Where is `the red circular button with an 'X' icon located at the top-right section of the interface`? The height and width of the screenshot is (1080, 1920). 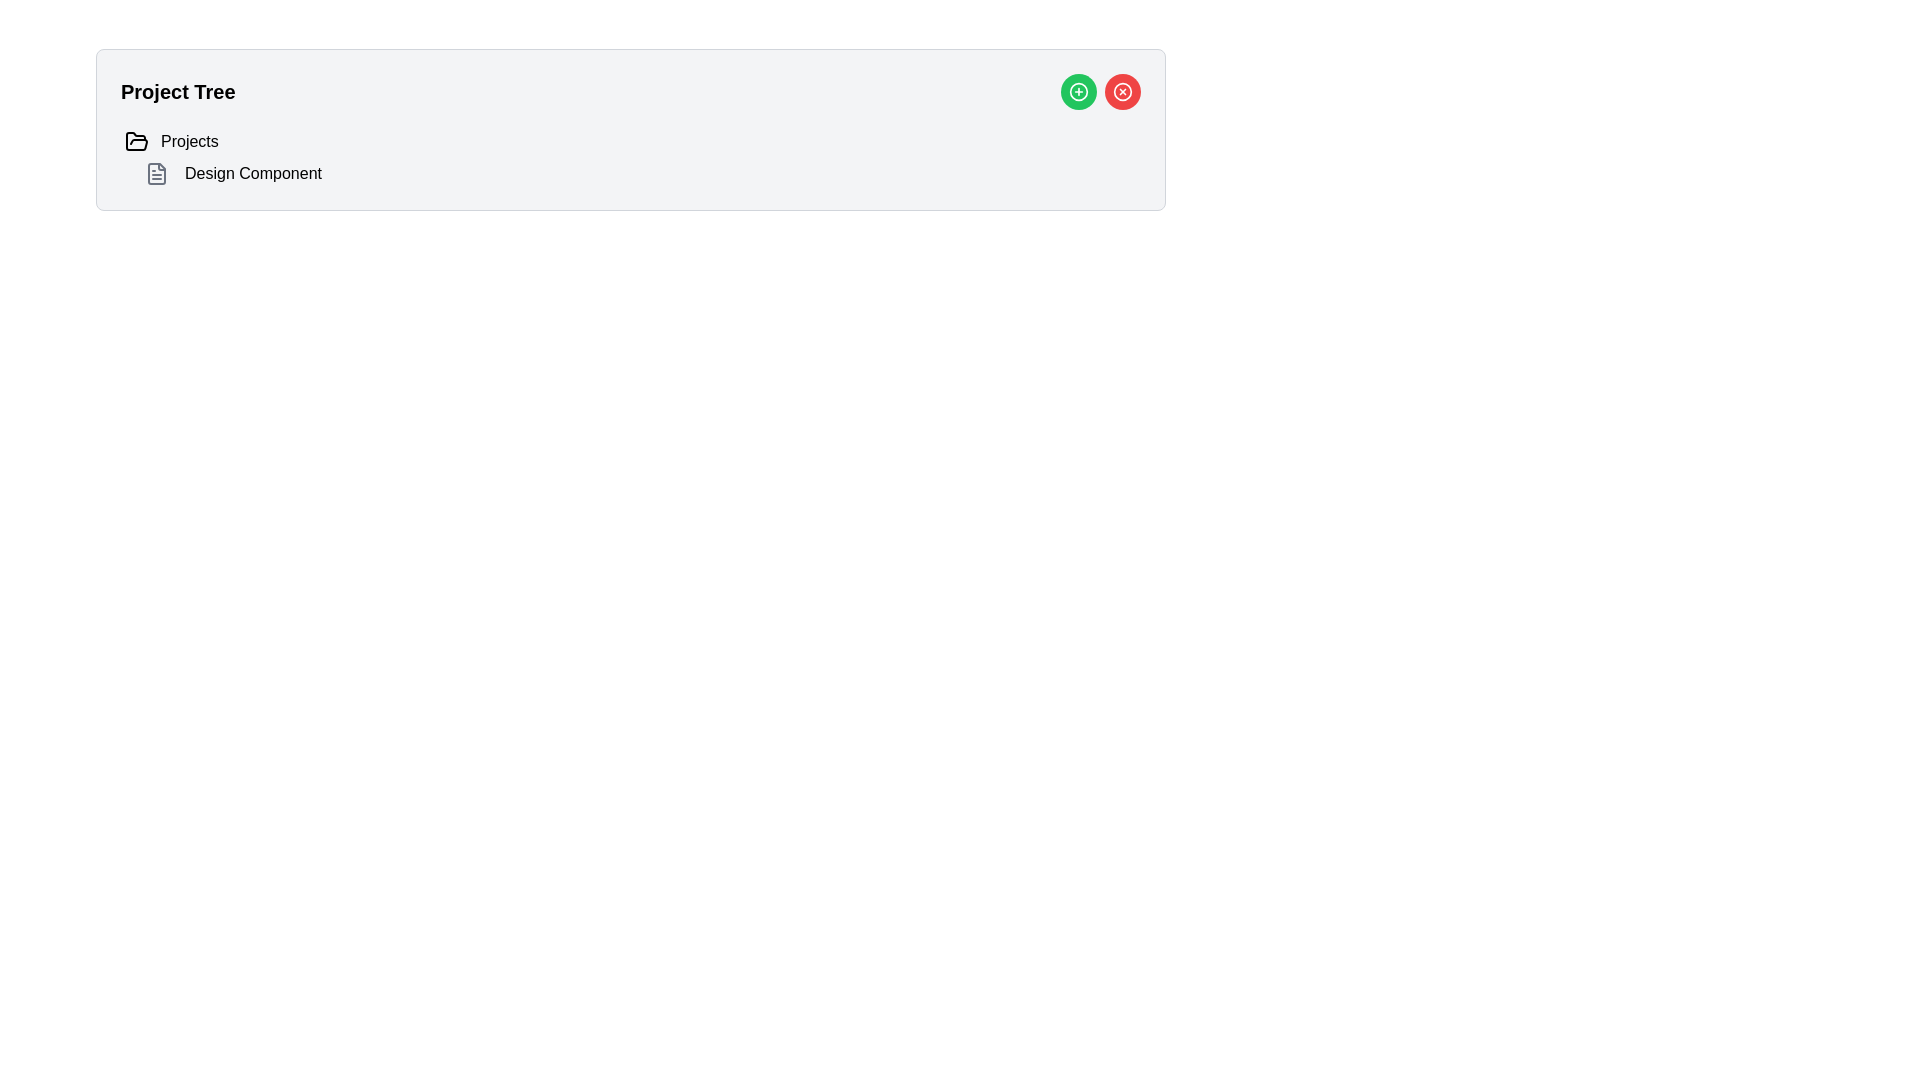
the red circular button with an 'X' icon located at the top-right section of the interface is located at coordinates (1123, 92).